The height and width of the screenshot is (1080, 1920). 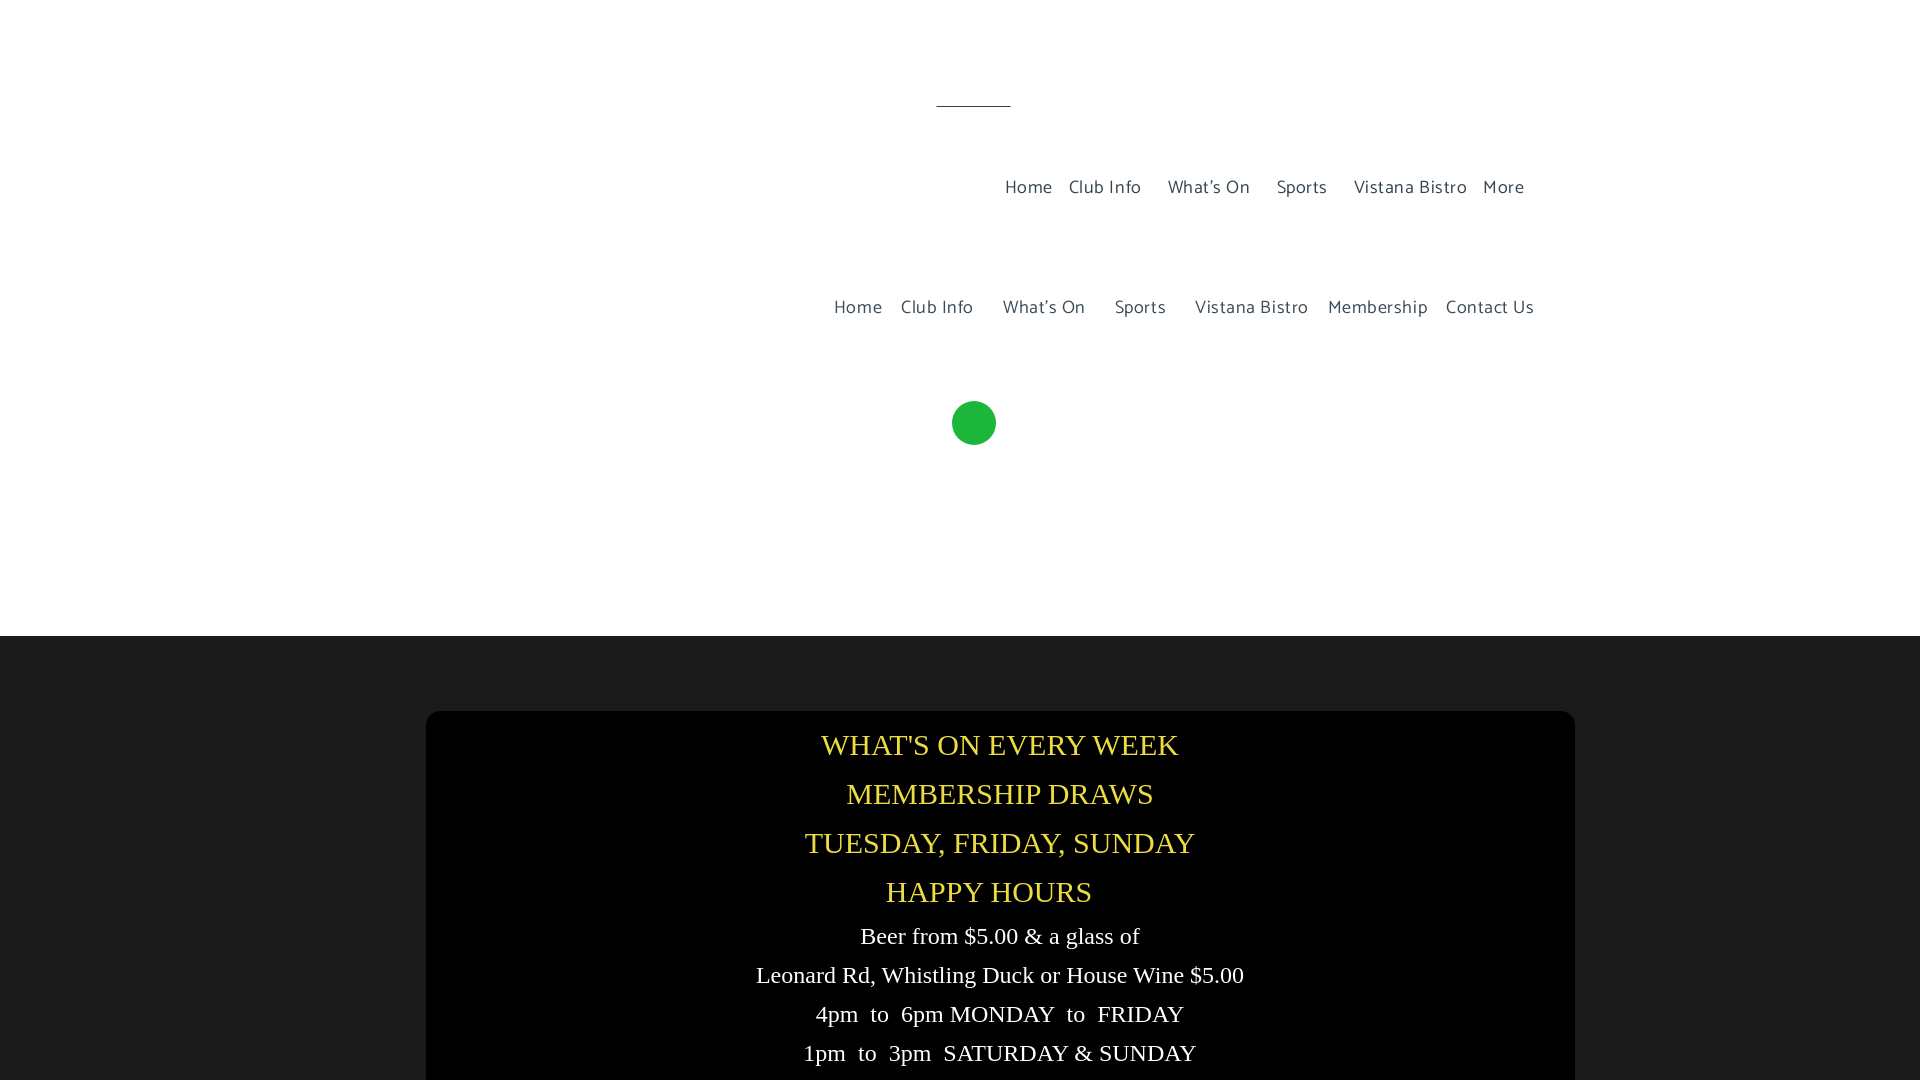 I want to click on 'Contact Us', so click(x=1480, y=308).